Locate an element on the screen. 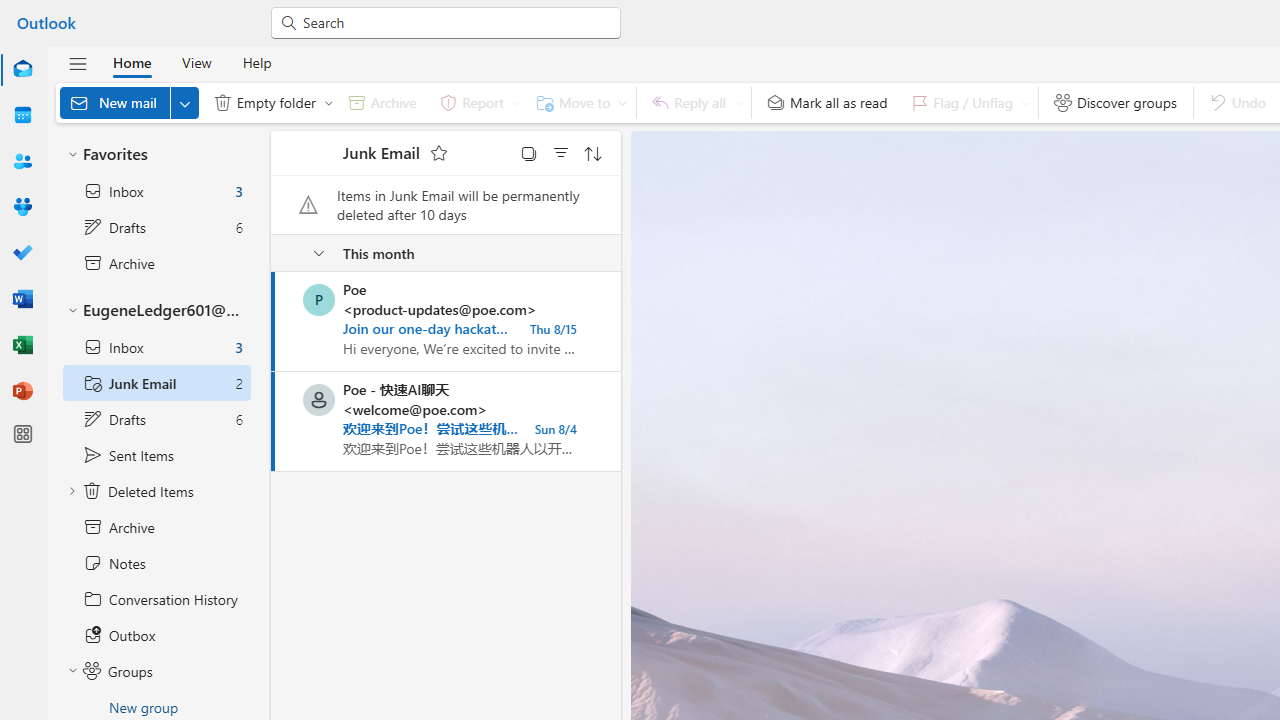 The image size is (1280, 720). 'Mark all as read' is located at coordinates (827, 102).